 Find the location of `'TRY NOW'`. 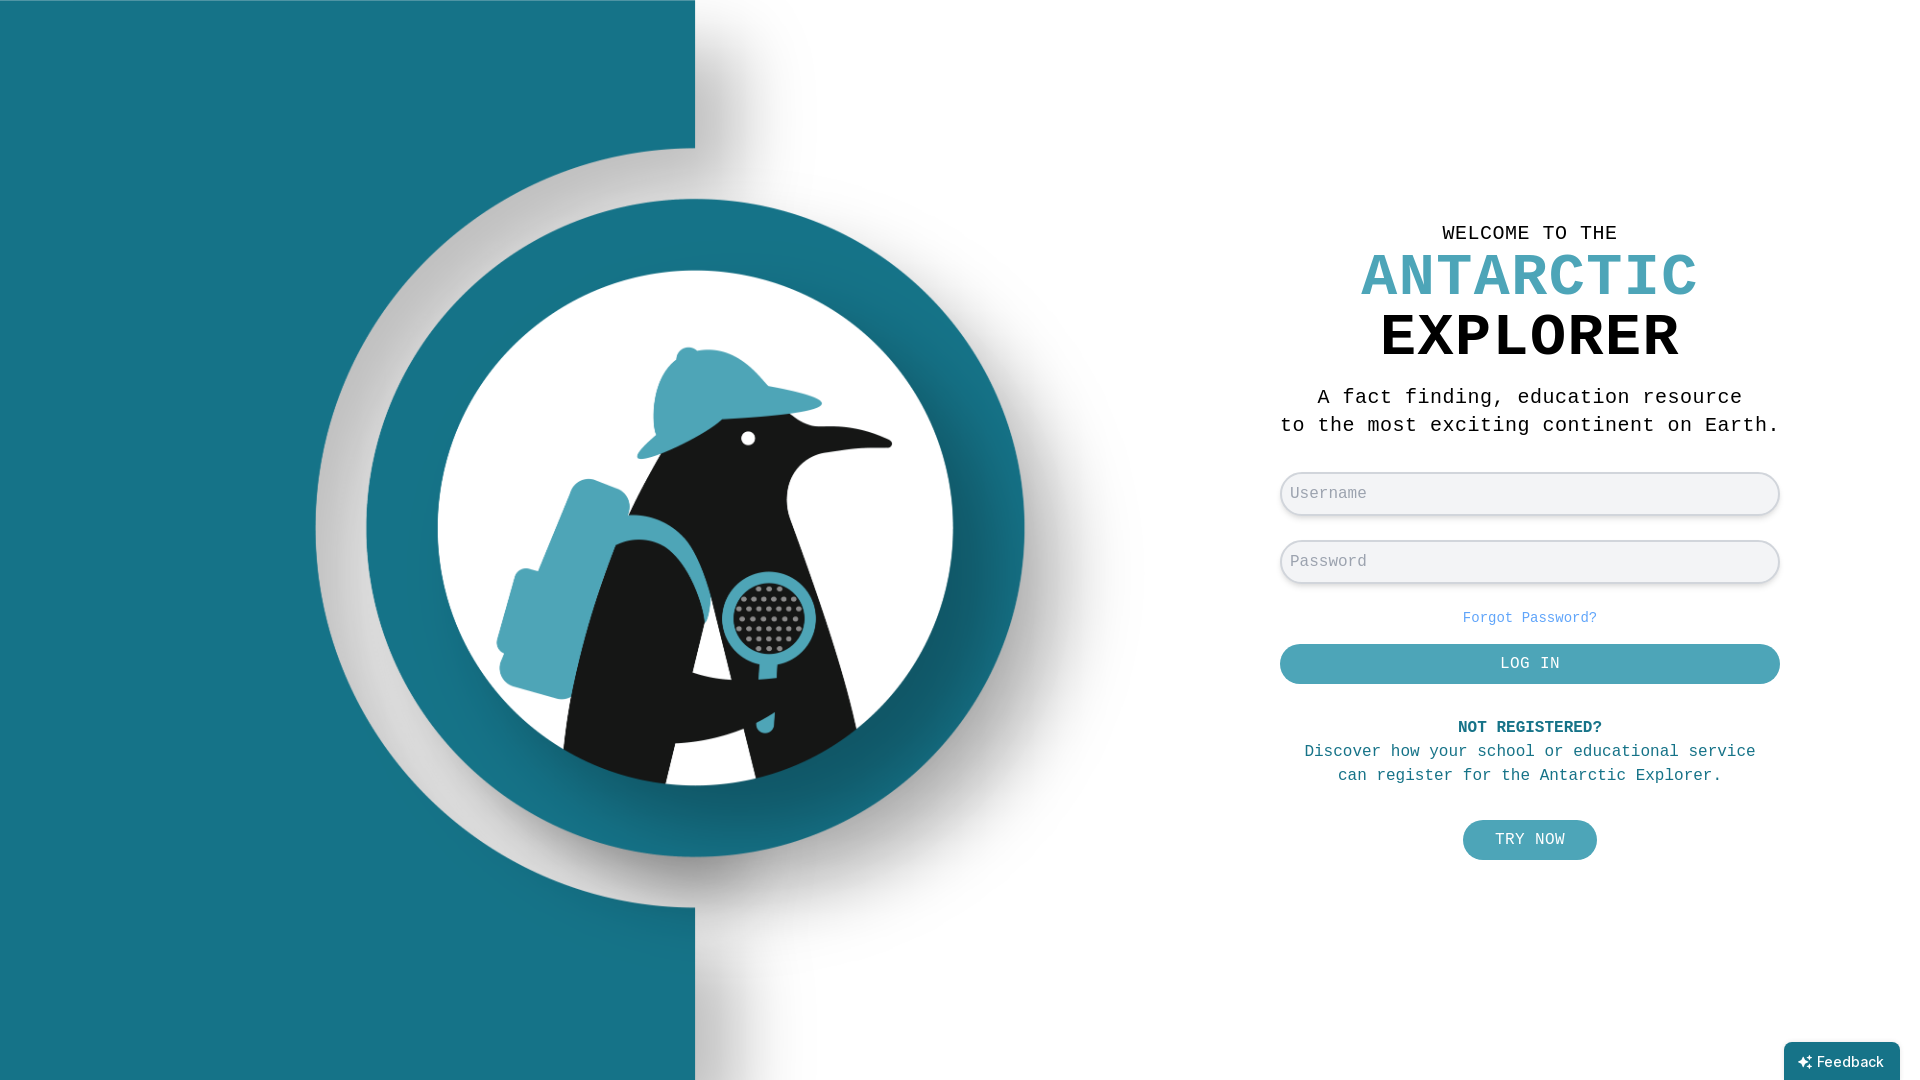

'TRY NOW' is located at coordinates (1529, 840).